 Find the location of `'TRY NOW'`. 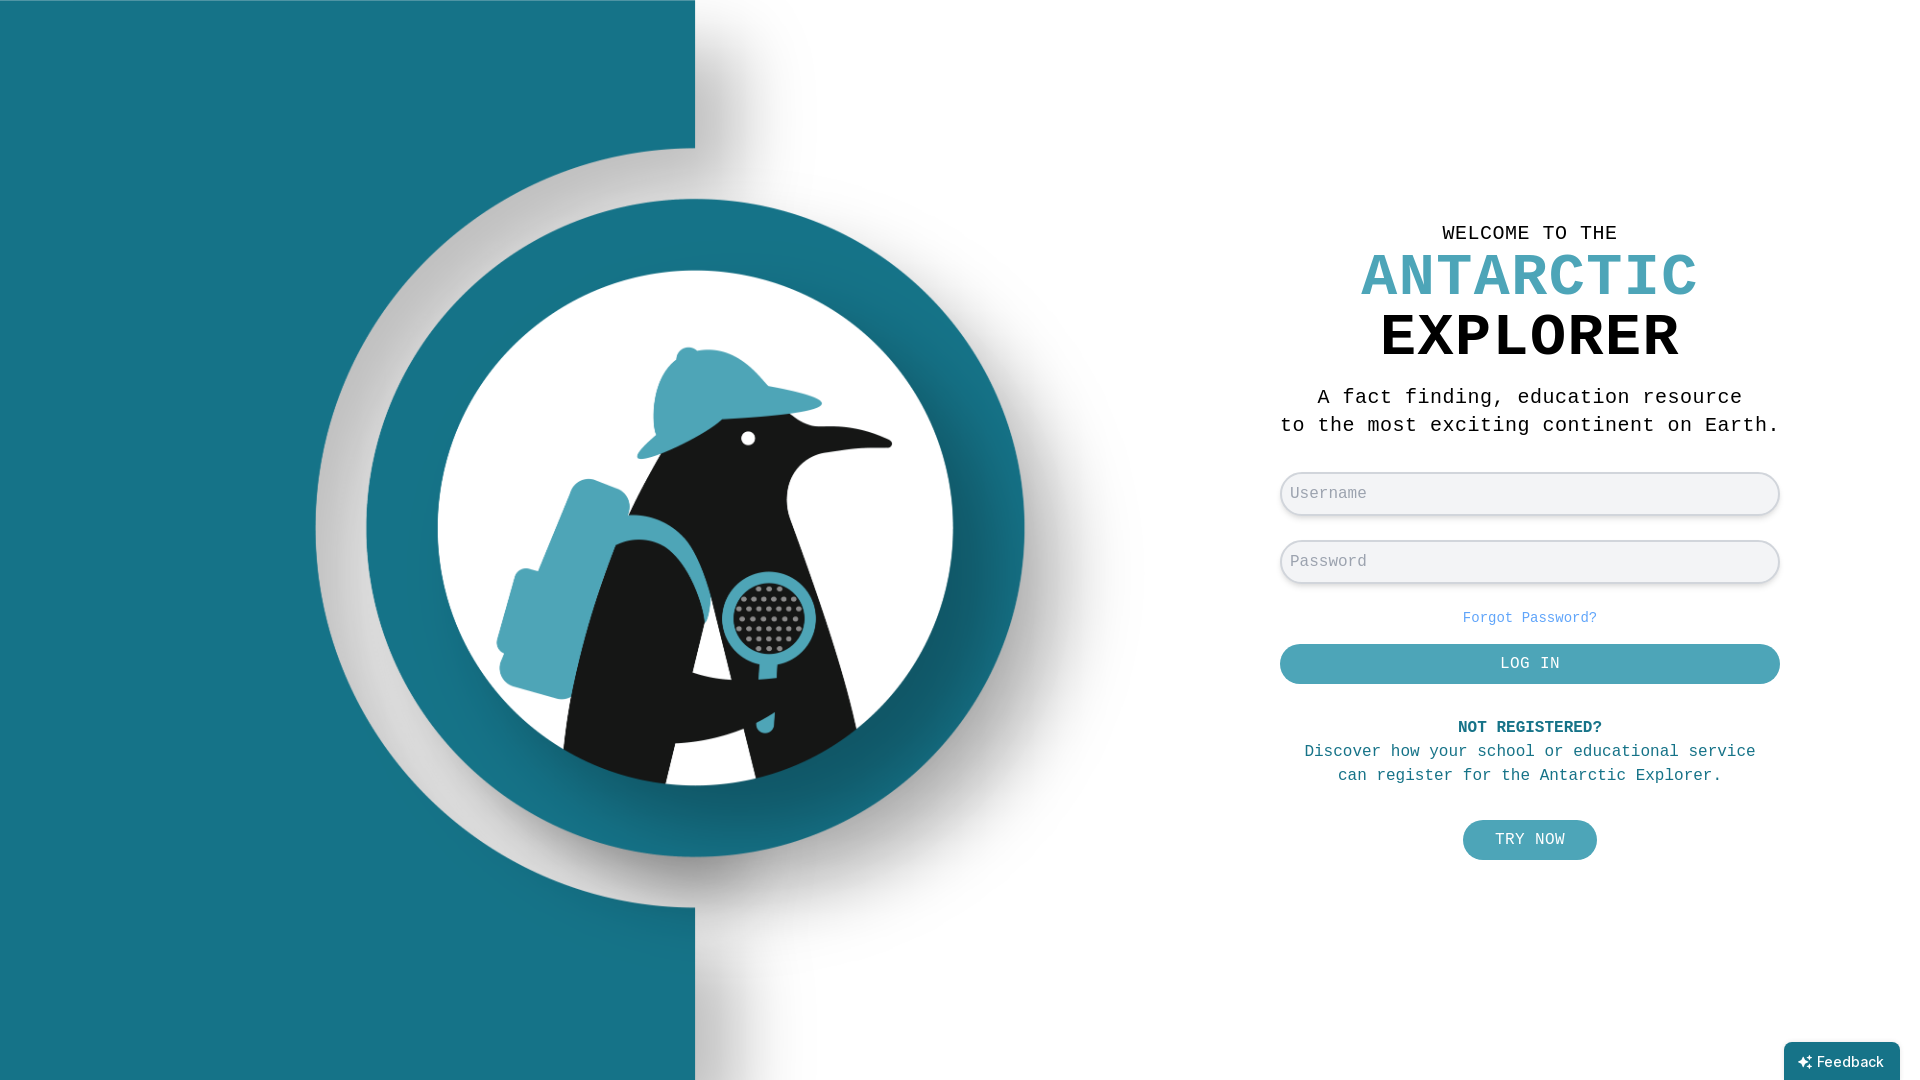

'TRY NOW' is located at coordinates (1529, 840).